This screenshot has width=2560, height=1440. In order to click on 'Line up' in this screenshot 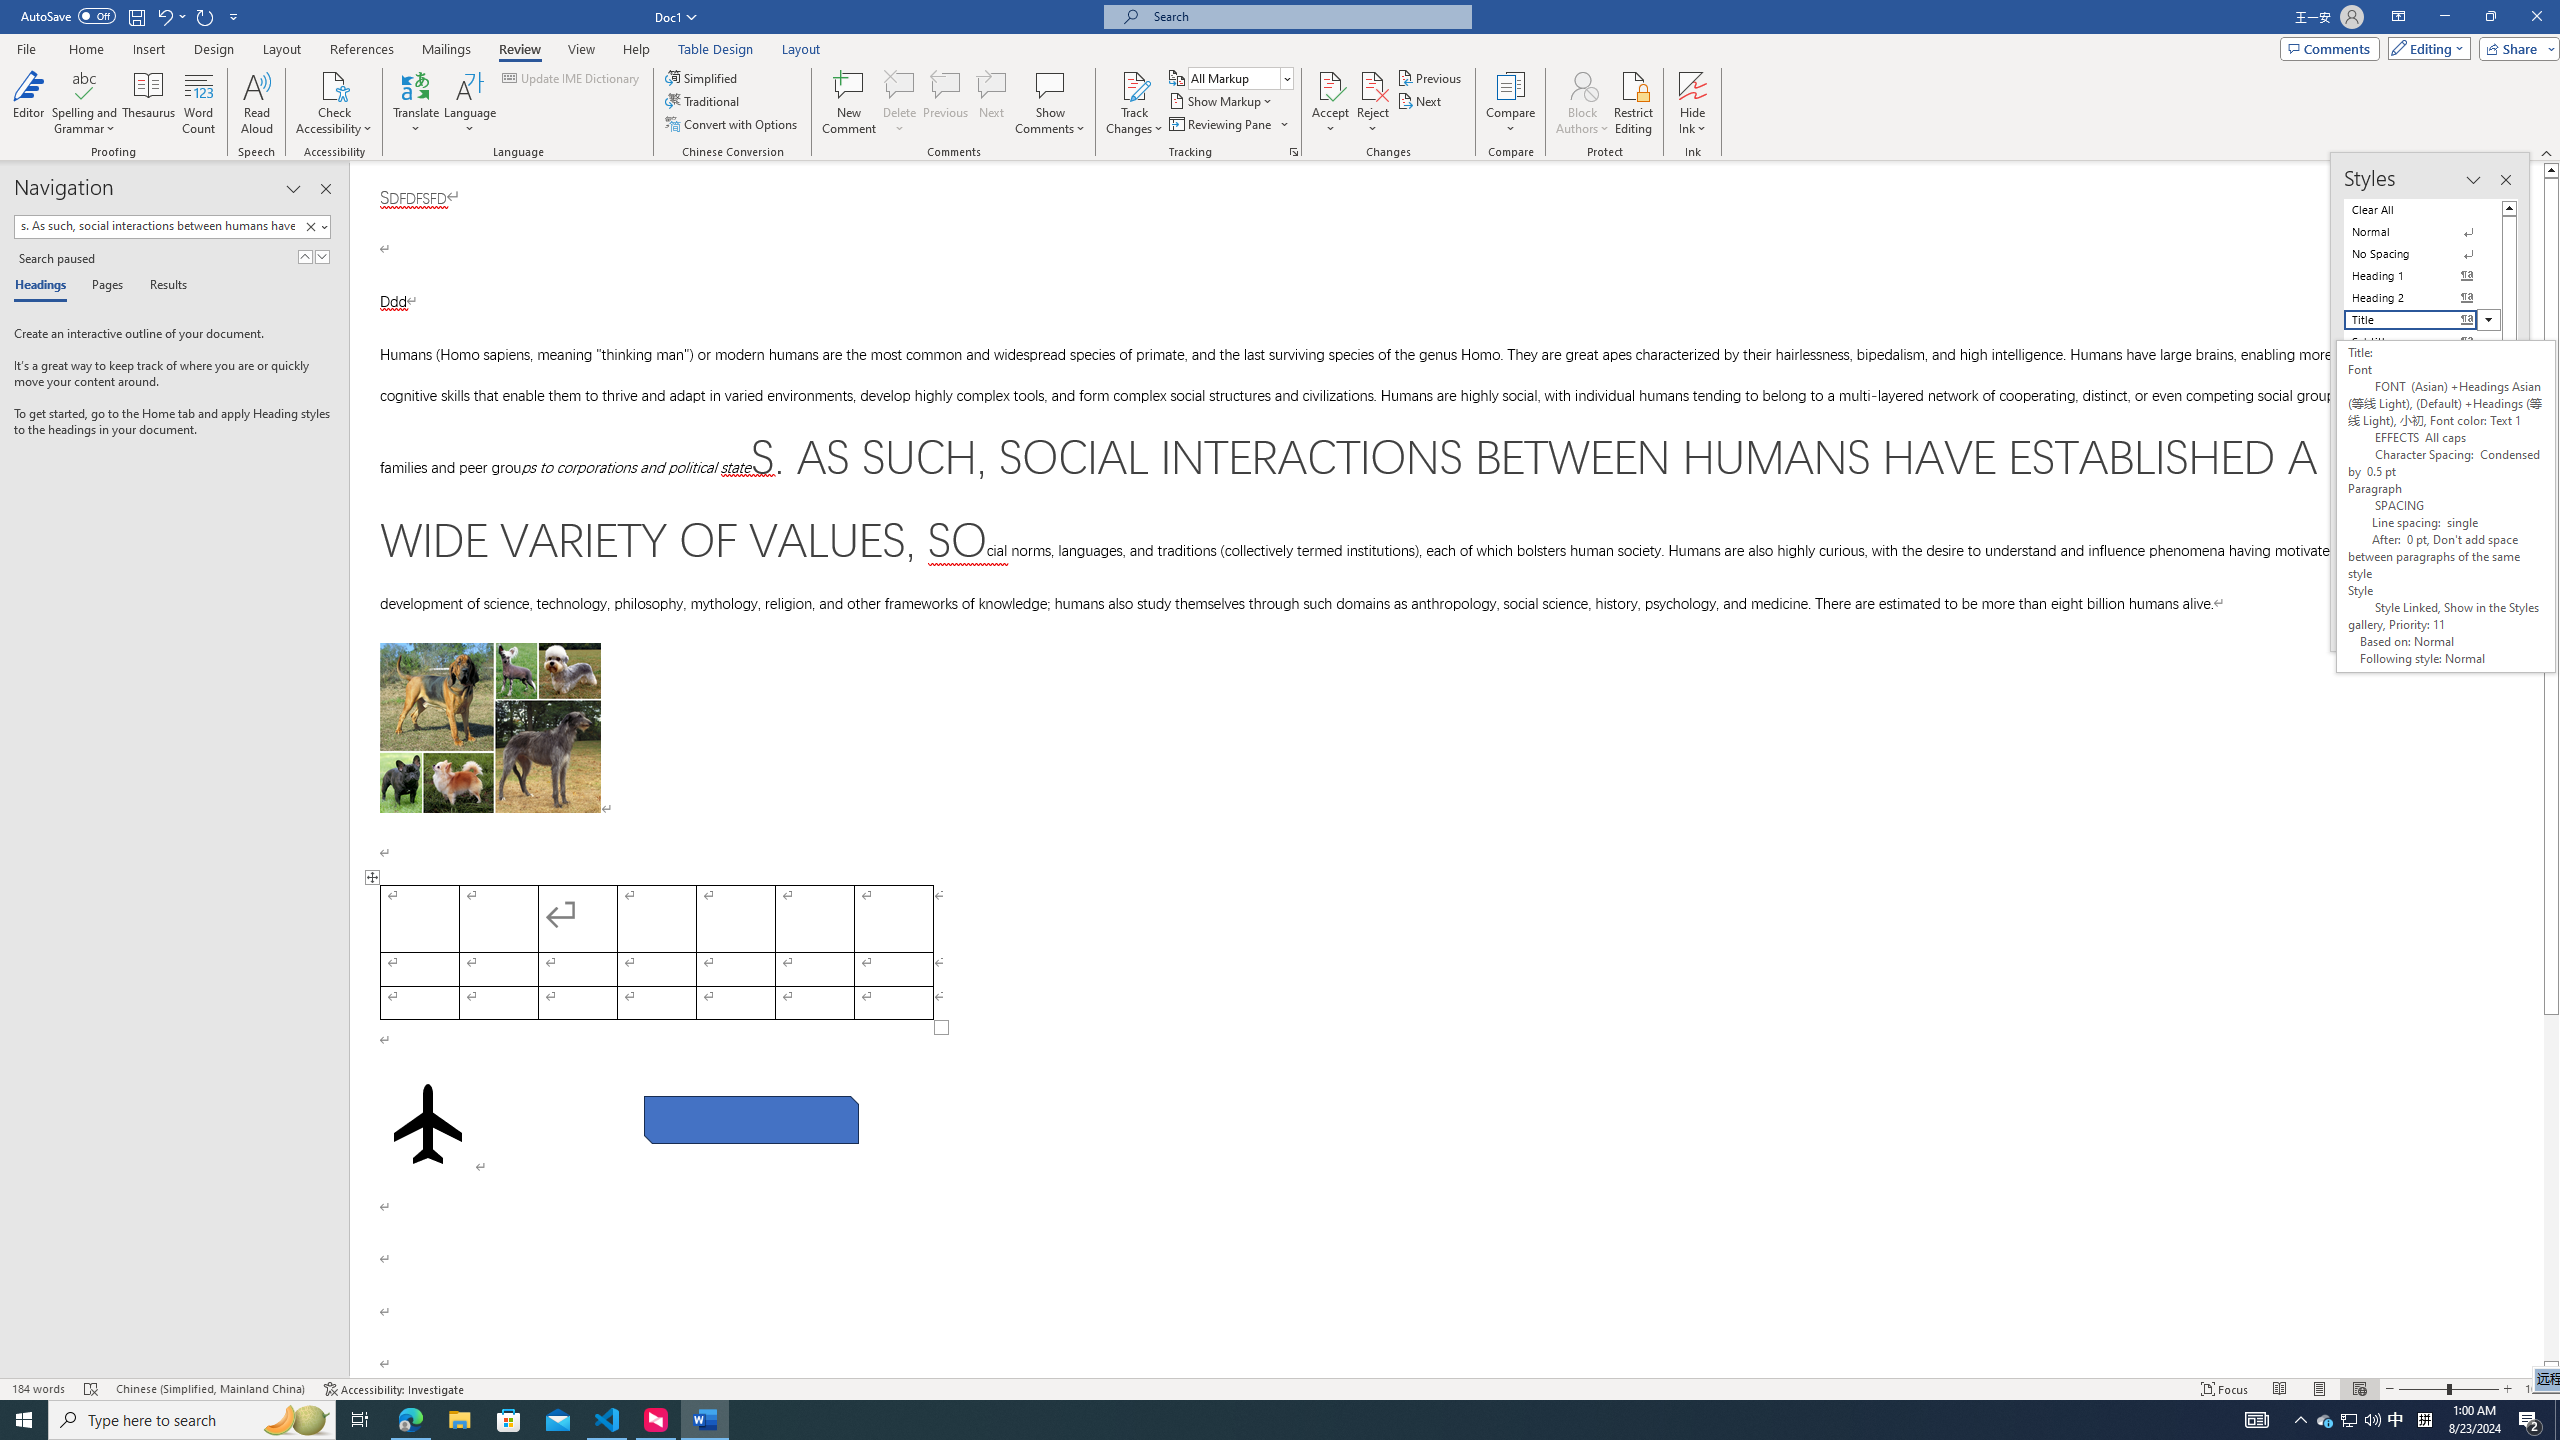, I will do `click(2551, 168)`.